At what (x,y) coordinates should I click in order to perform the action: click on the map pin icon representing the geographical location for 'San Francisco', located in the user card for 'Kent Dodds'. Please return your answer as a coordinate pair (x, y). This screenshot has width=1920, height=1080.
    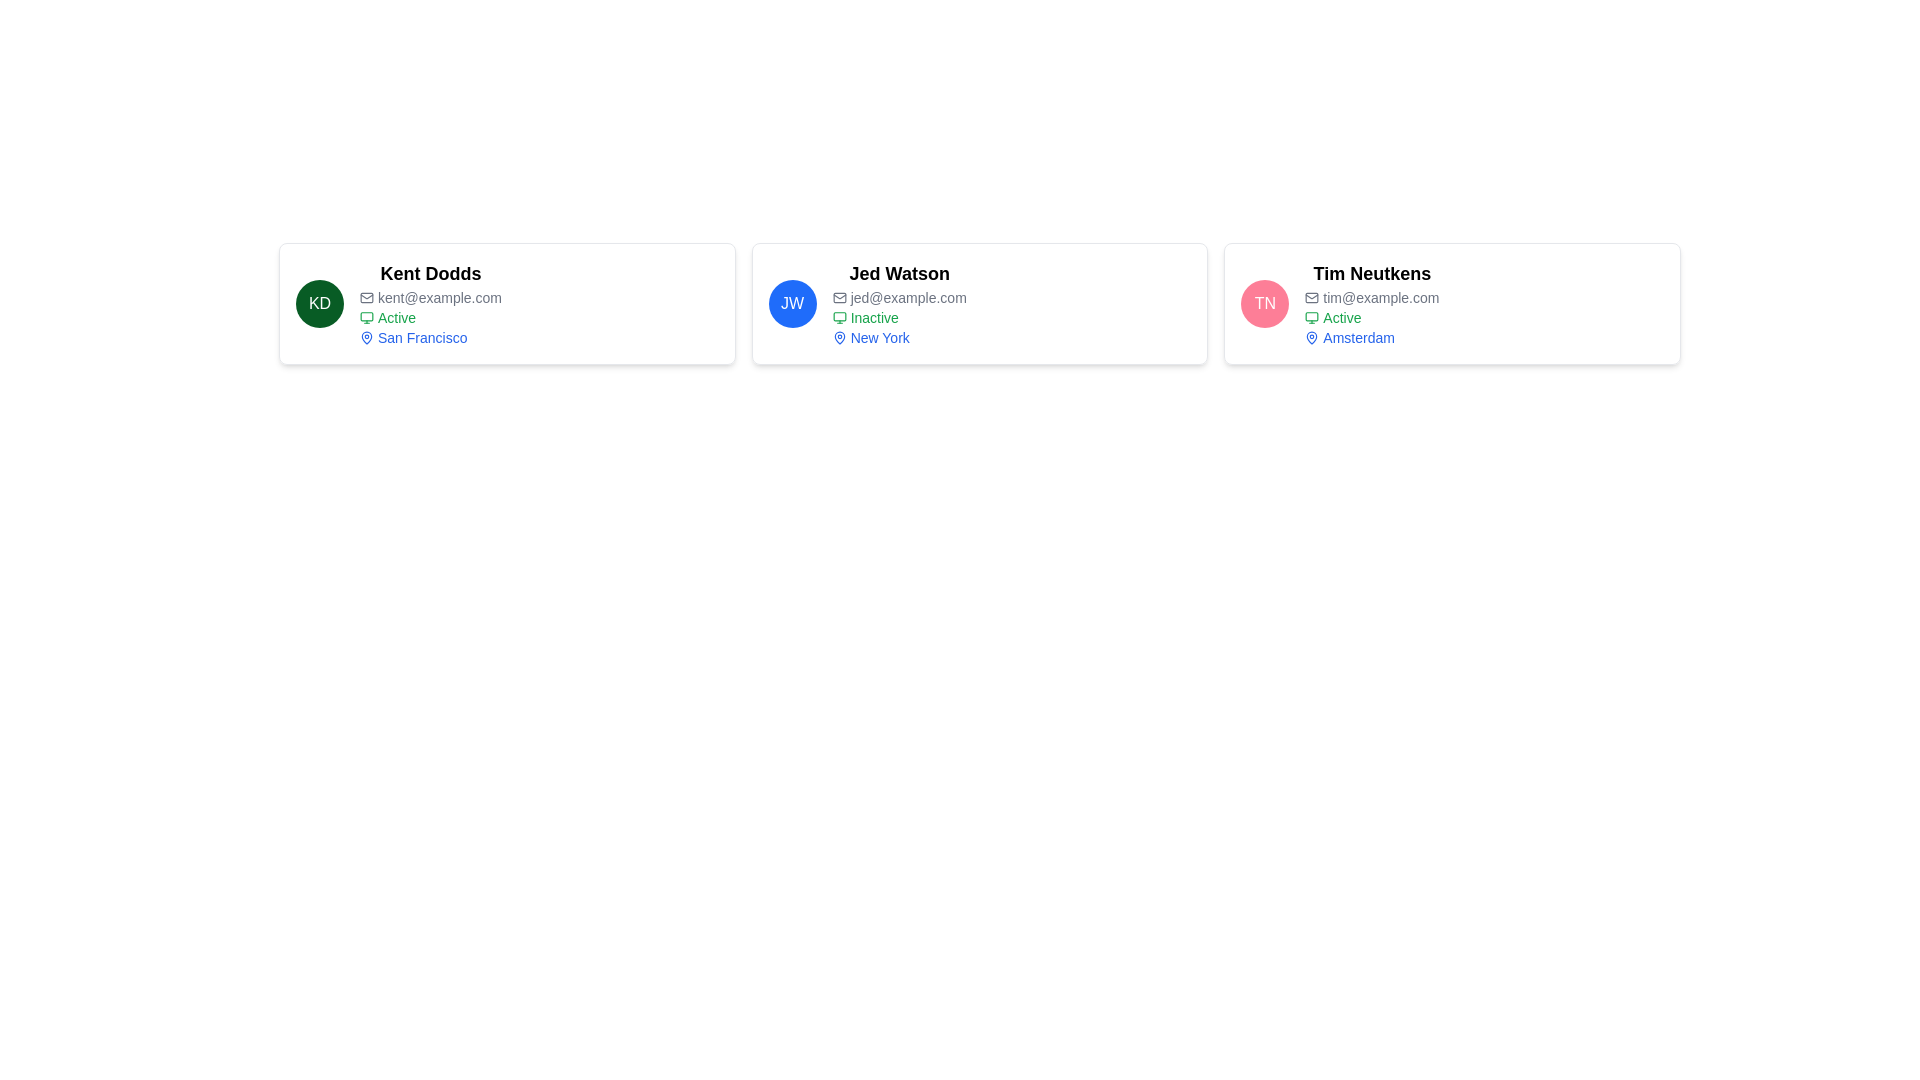
    Looking at the image, I should click on (366, 337).